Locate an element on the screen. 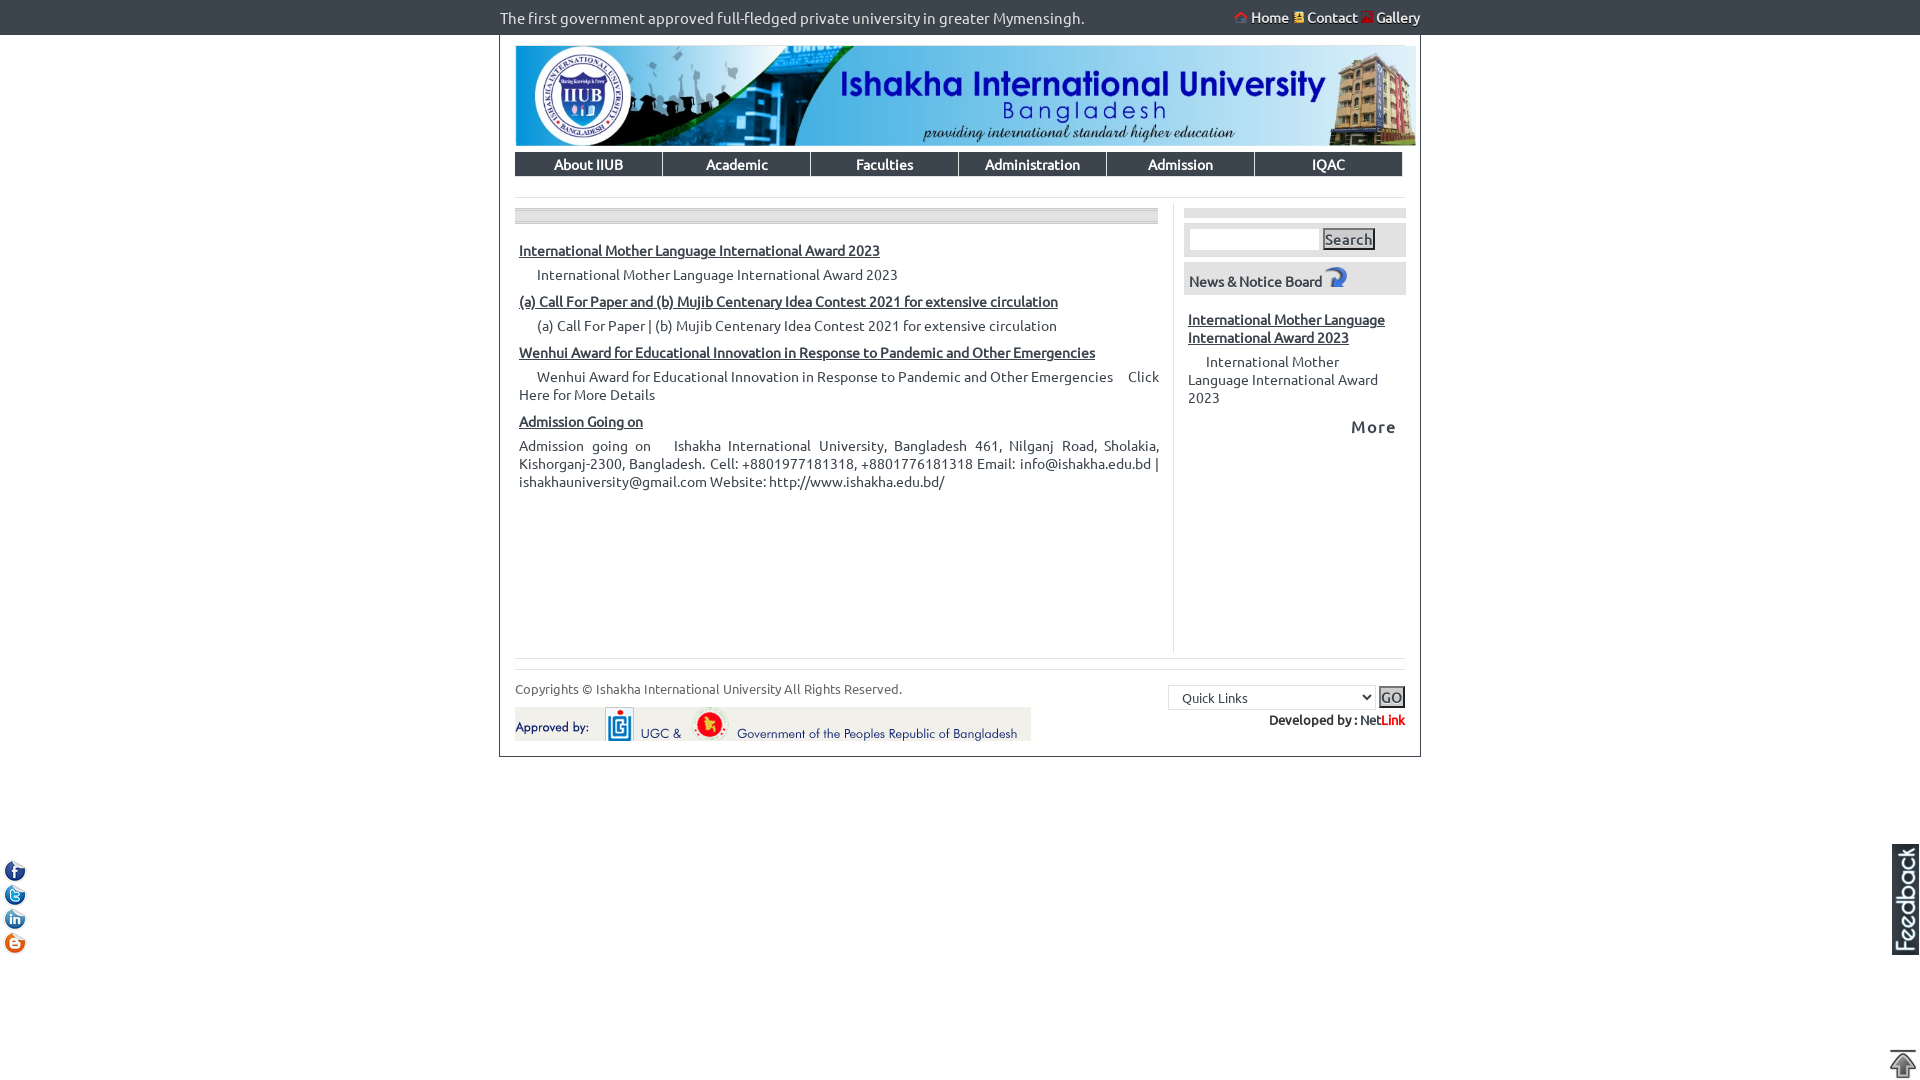  'Academic' is located at coordinates (736, 163).